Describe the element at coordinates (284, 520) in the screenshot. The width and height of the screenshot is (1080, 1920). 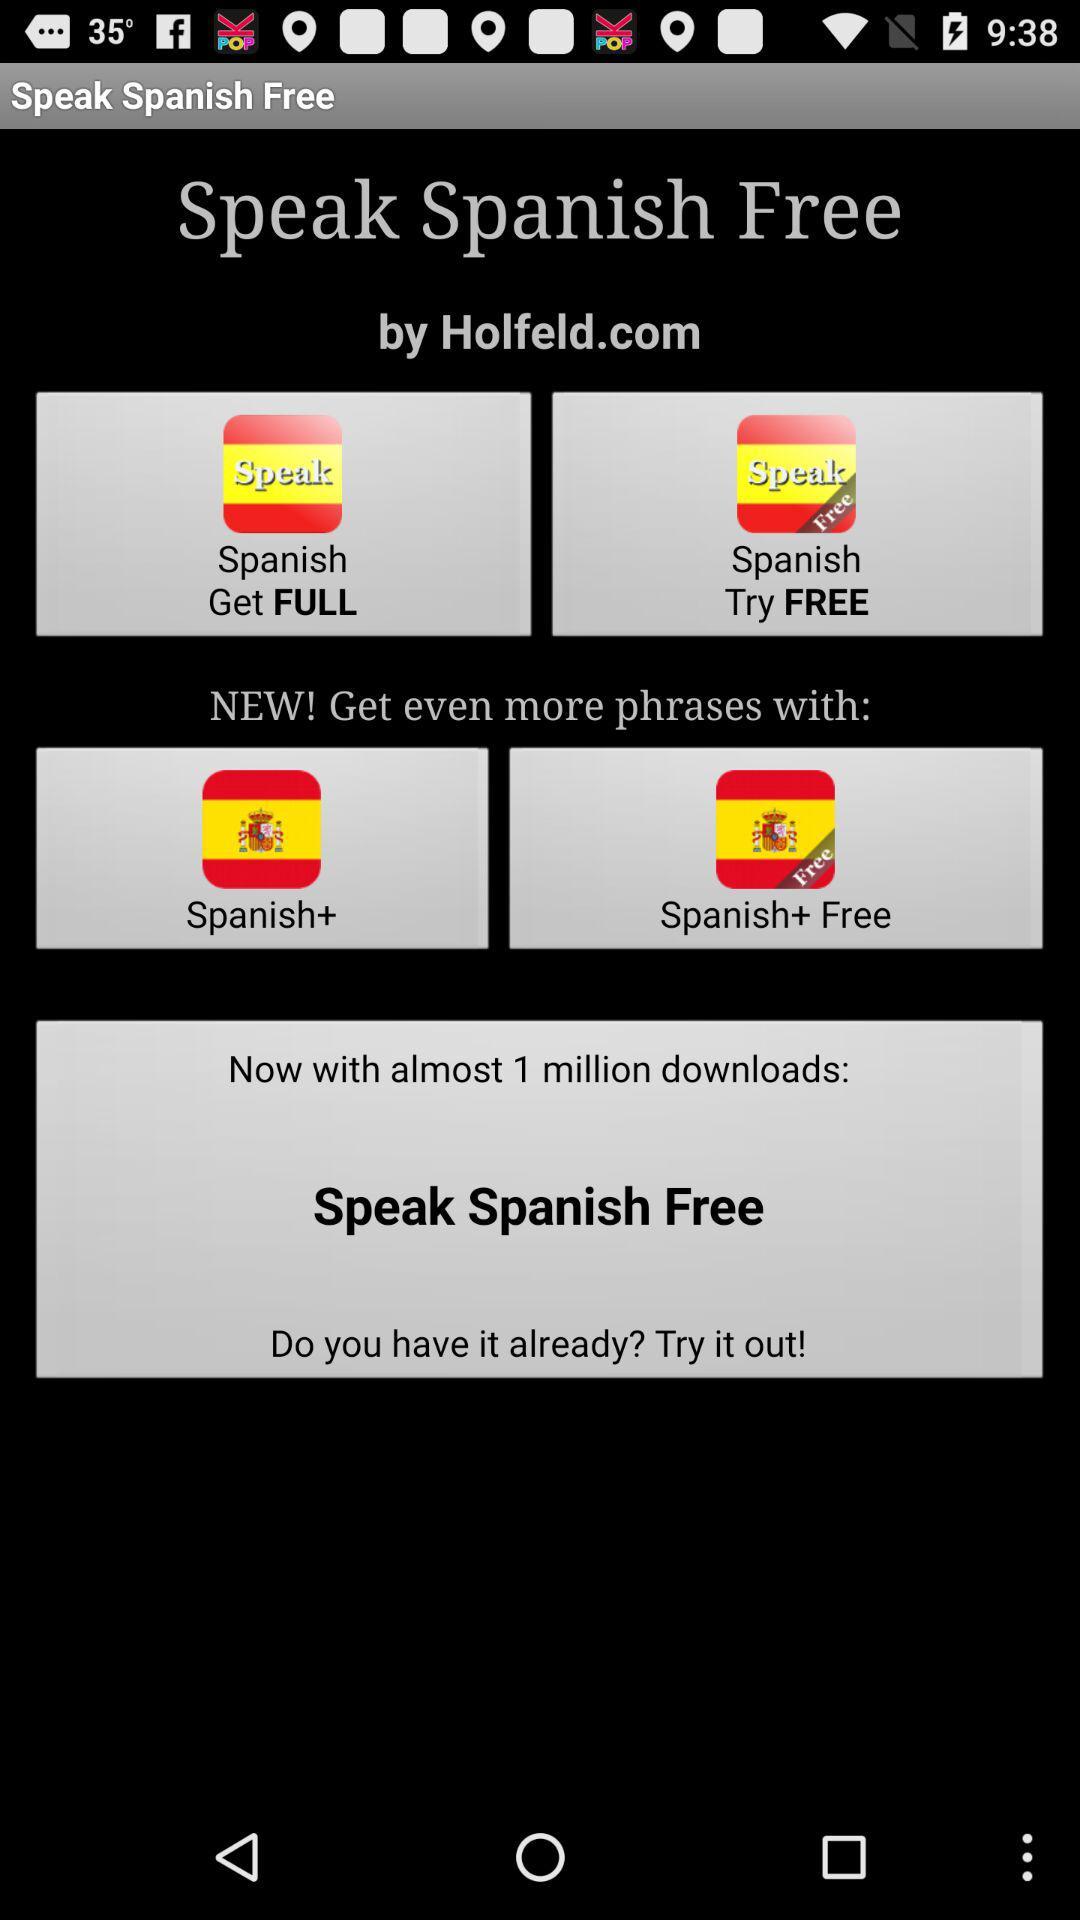
I see `the spanish` at that location.